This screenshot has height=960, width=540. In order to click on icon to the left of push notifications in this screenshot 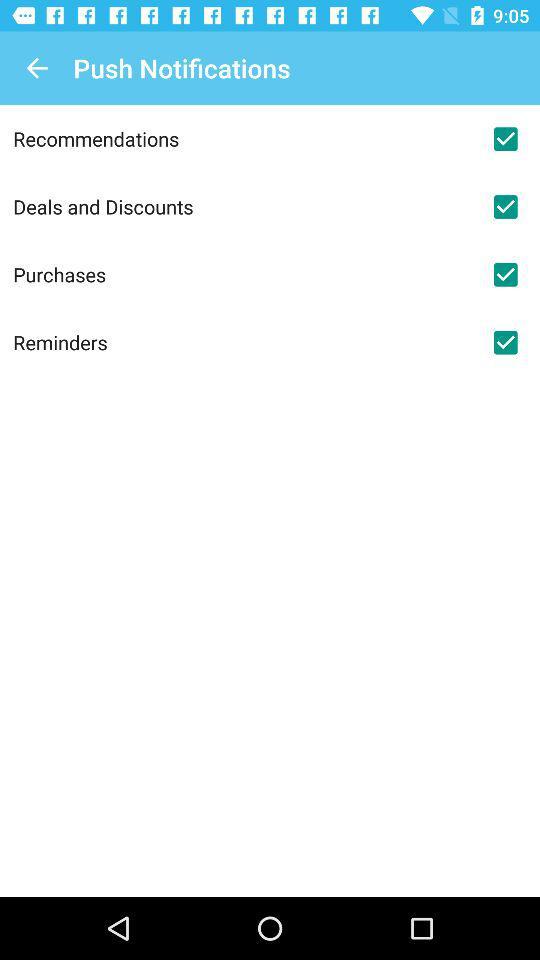, I will do `click(36, 68)`.